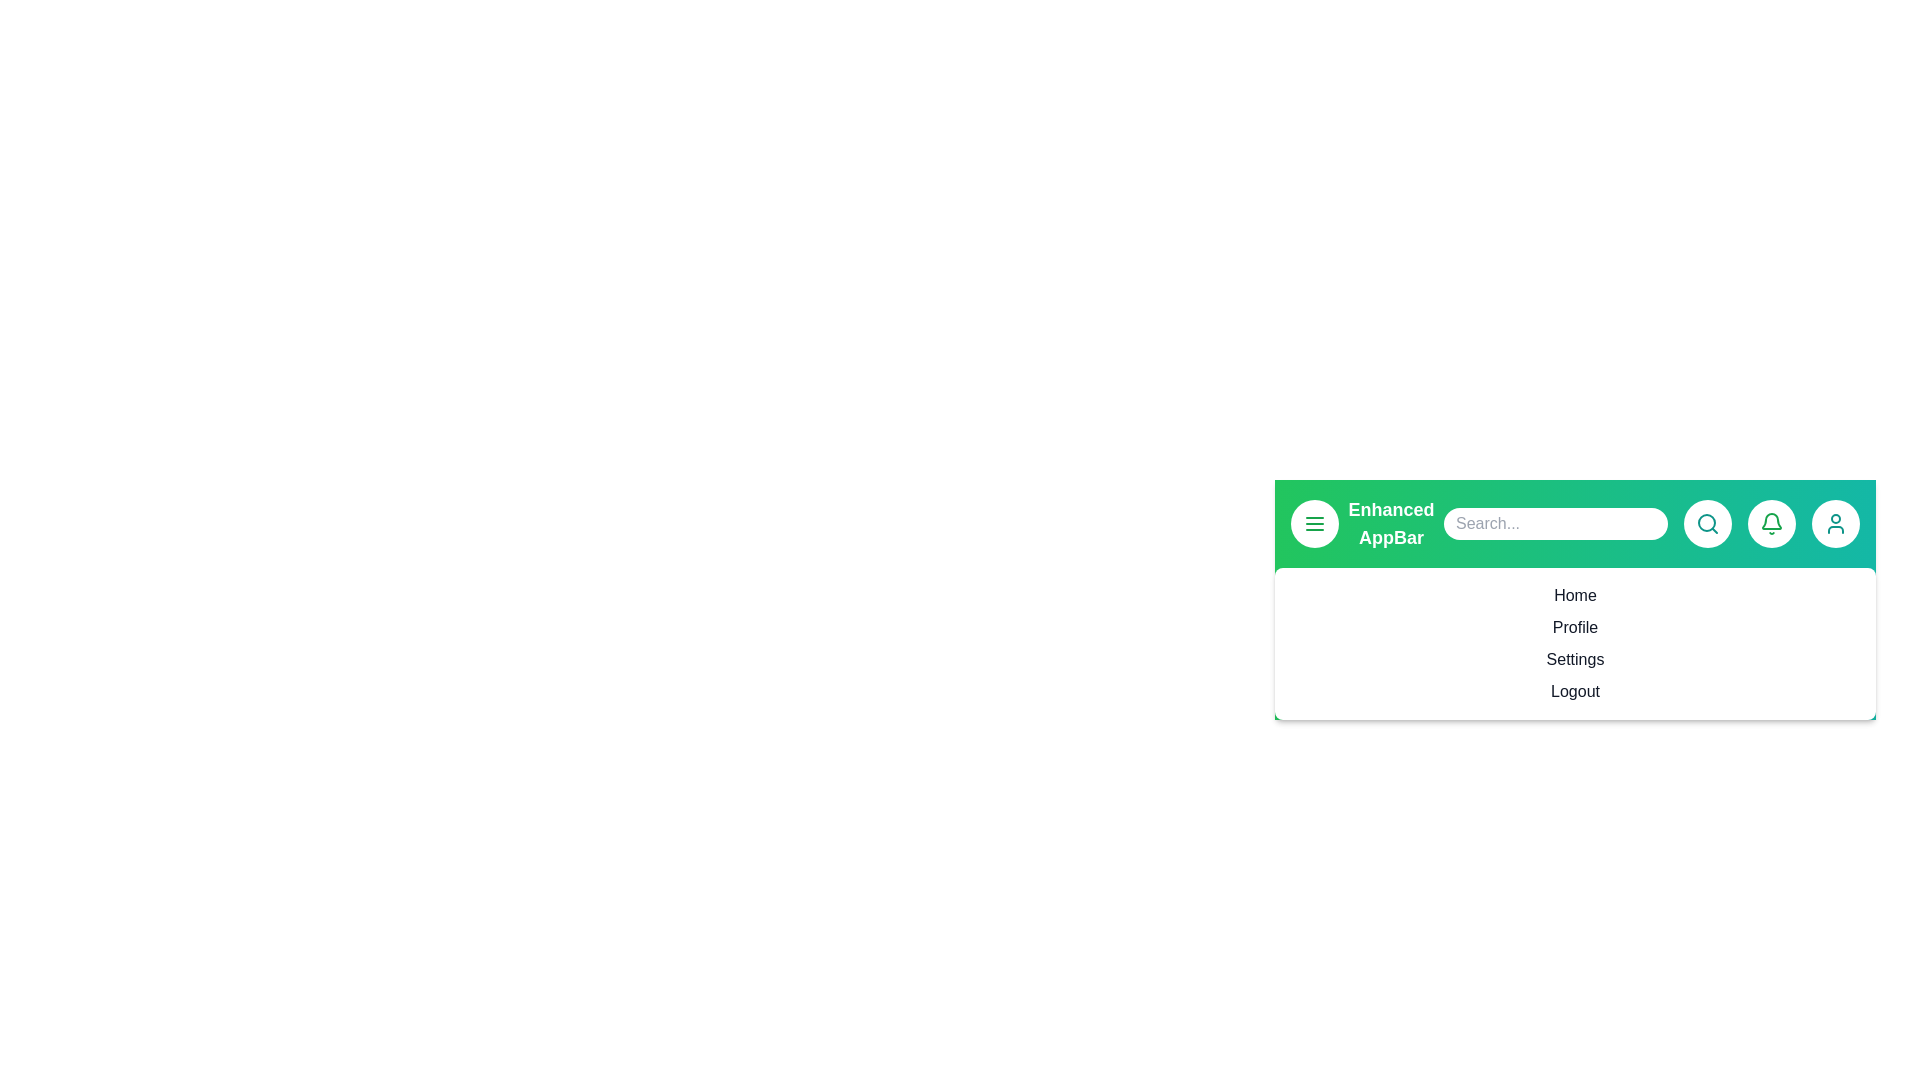  What do you see at coordinates (1574, 690) in the screenshot?
I see `the menu item Logout from the EnhancedAppBar` at bounding box center [1574, 690].